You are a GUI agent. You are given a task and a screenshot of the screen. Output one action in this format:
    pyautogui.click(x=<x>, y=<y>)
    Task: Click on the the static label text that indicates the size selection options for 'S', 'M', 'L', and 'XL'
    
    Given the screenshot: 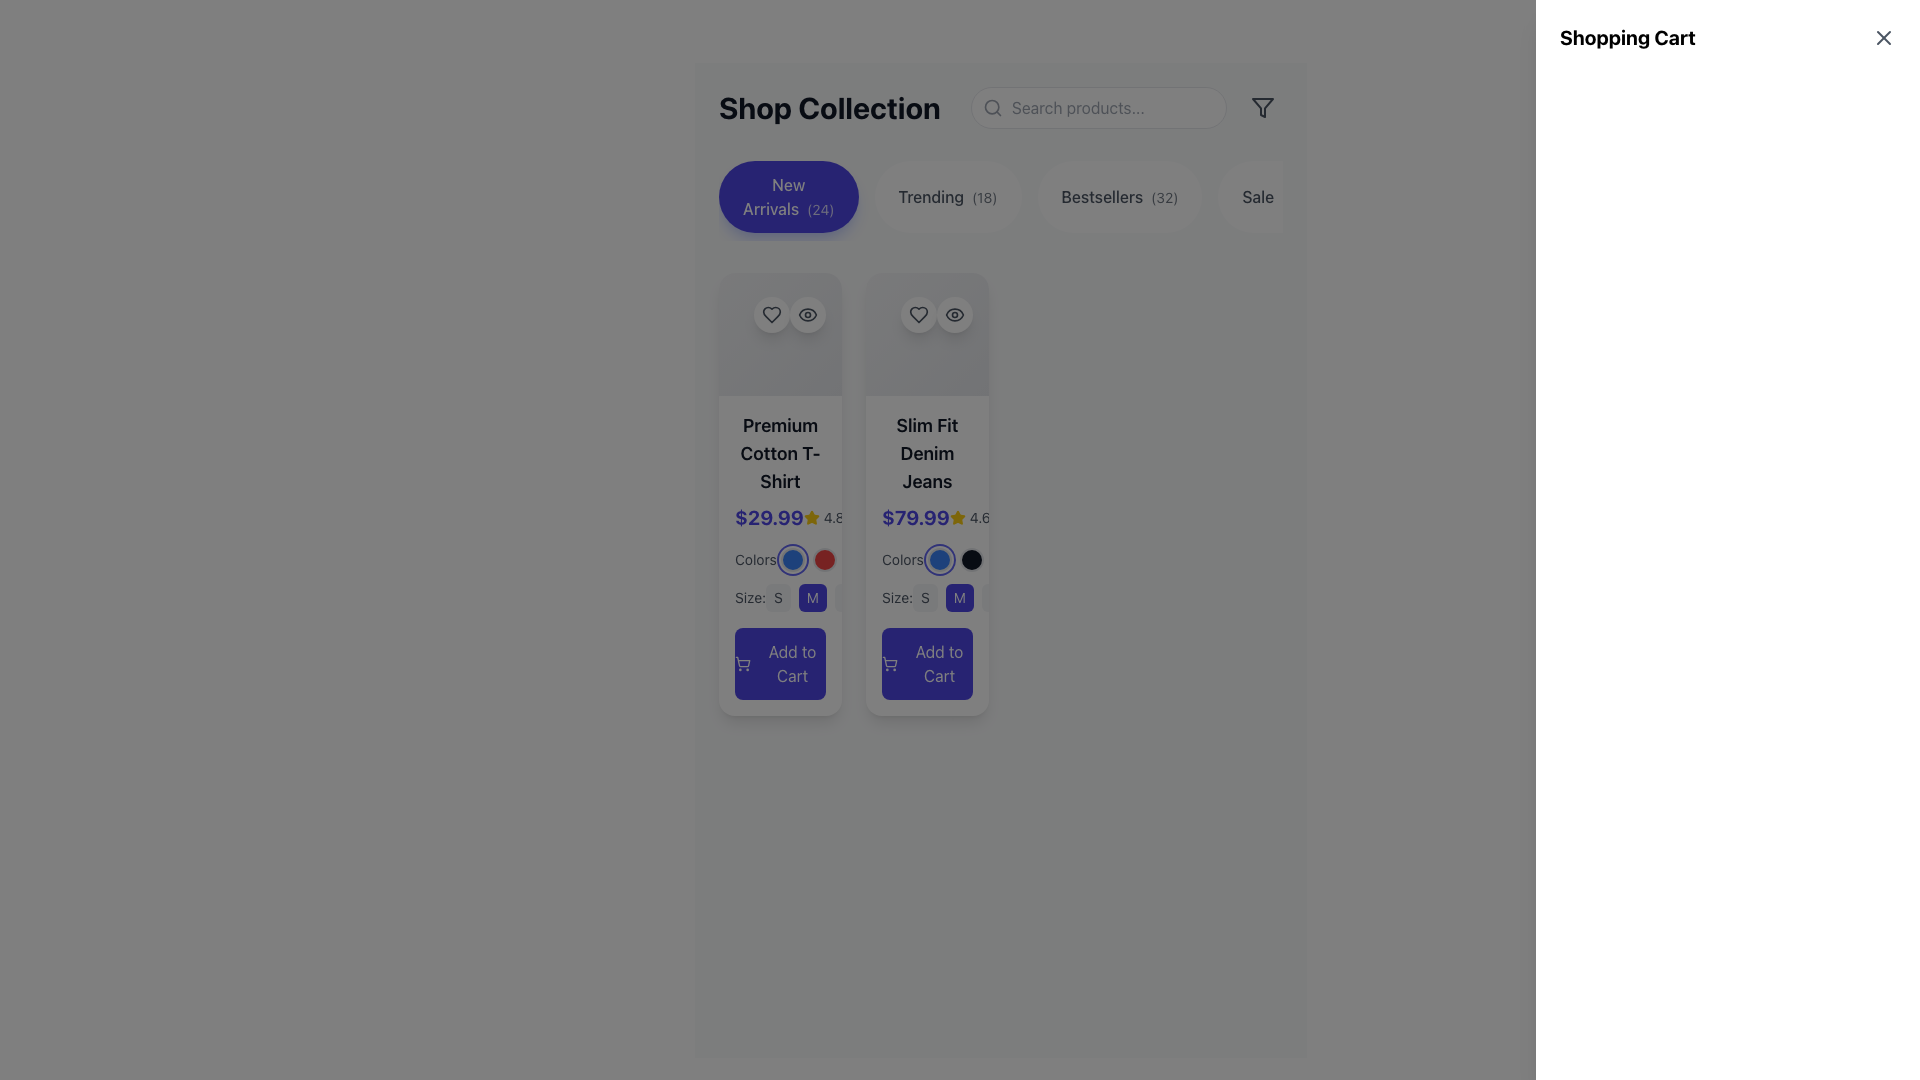 What is the action you would take?
    pyautogui.click(x=896, y=596)
    